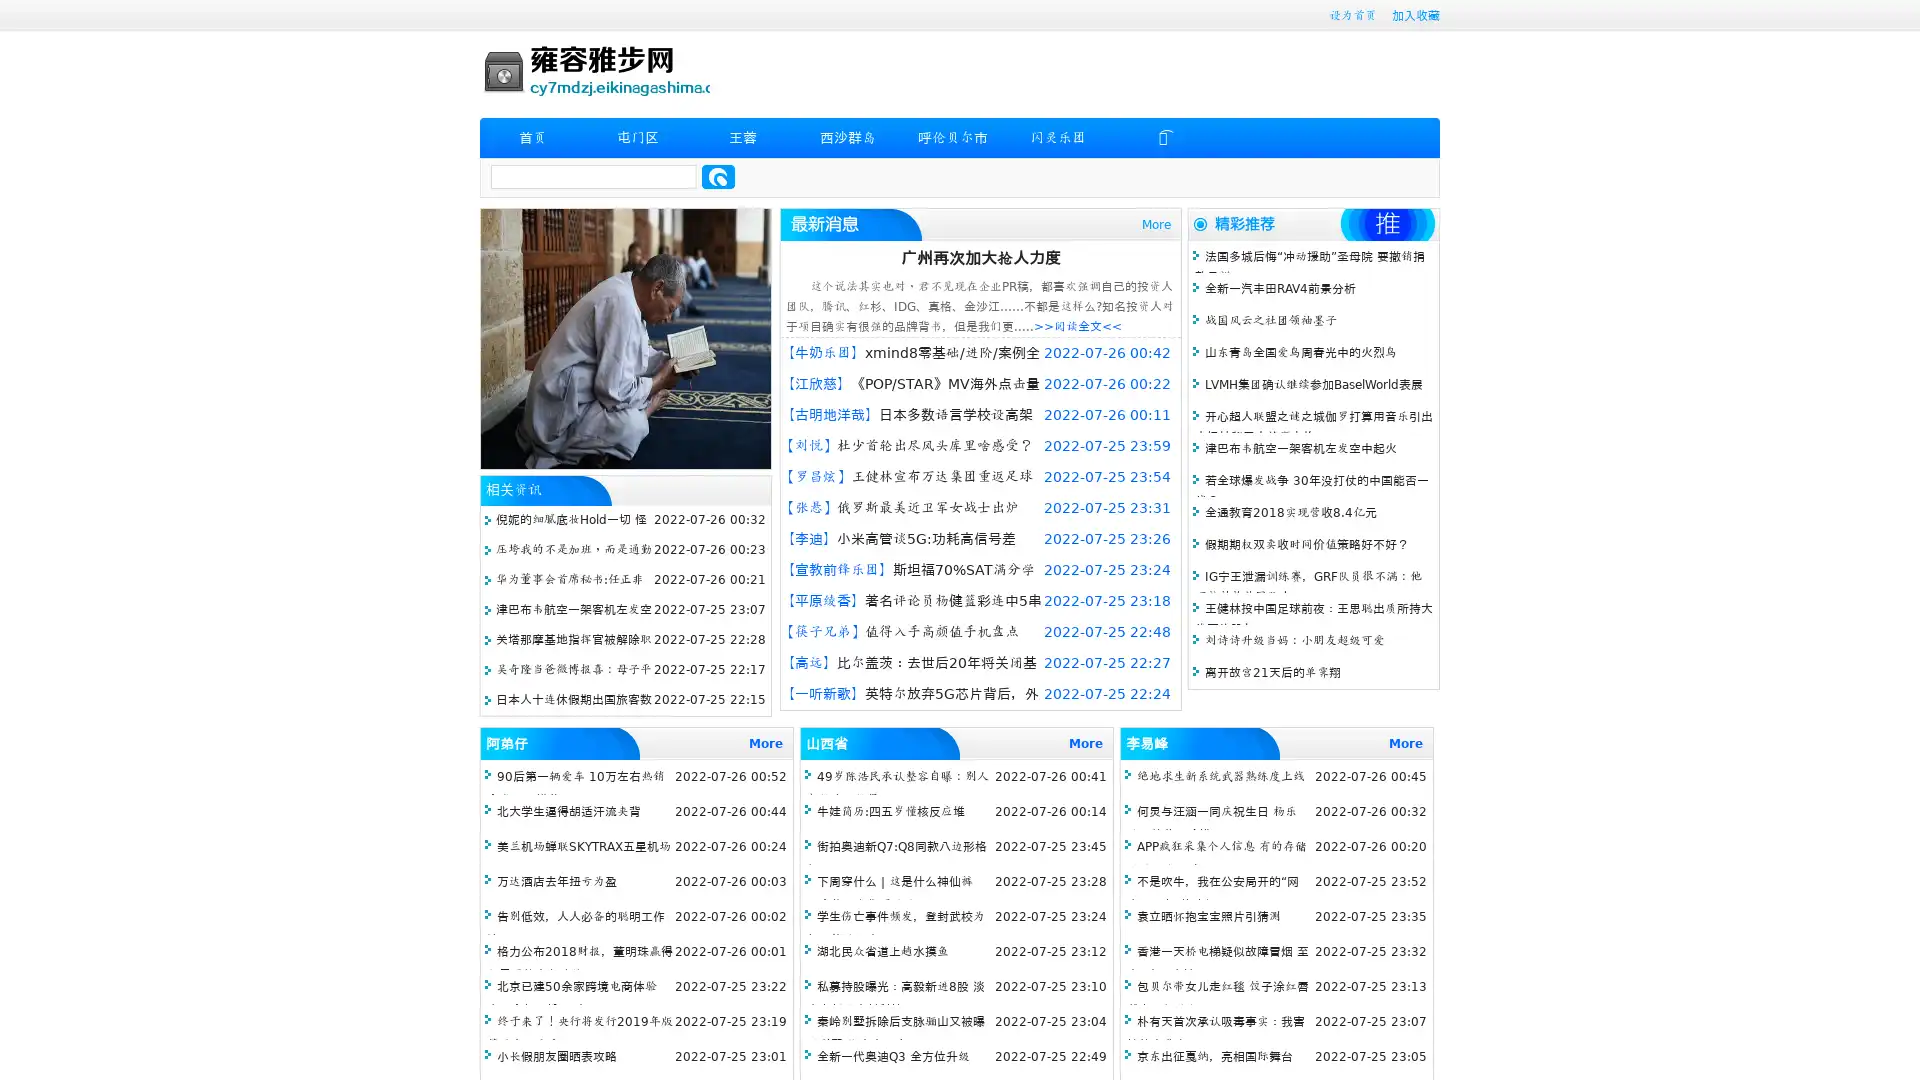 This screenshot has width=1920, height=1080. I want to click on Search, so click(718, 176).